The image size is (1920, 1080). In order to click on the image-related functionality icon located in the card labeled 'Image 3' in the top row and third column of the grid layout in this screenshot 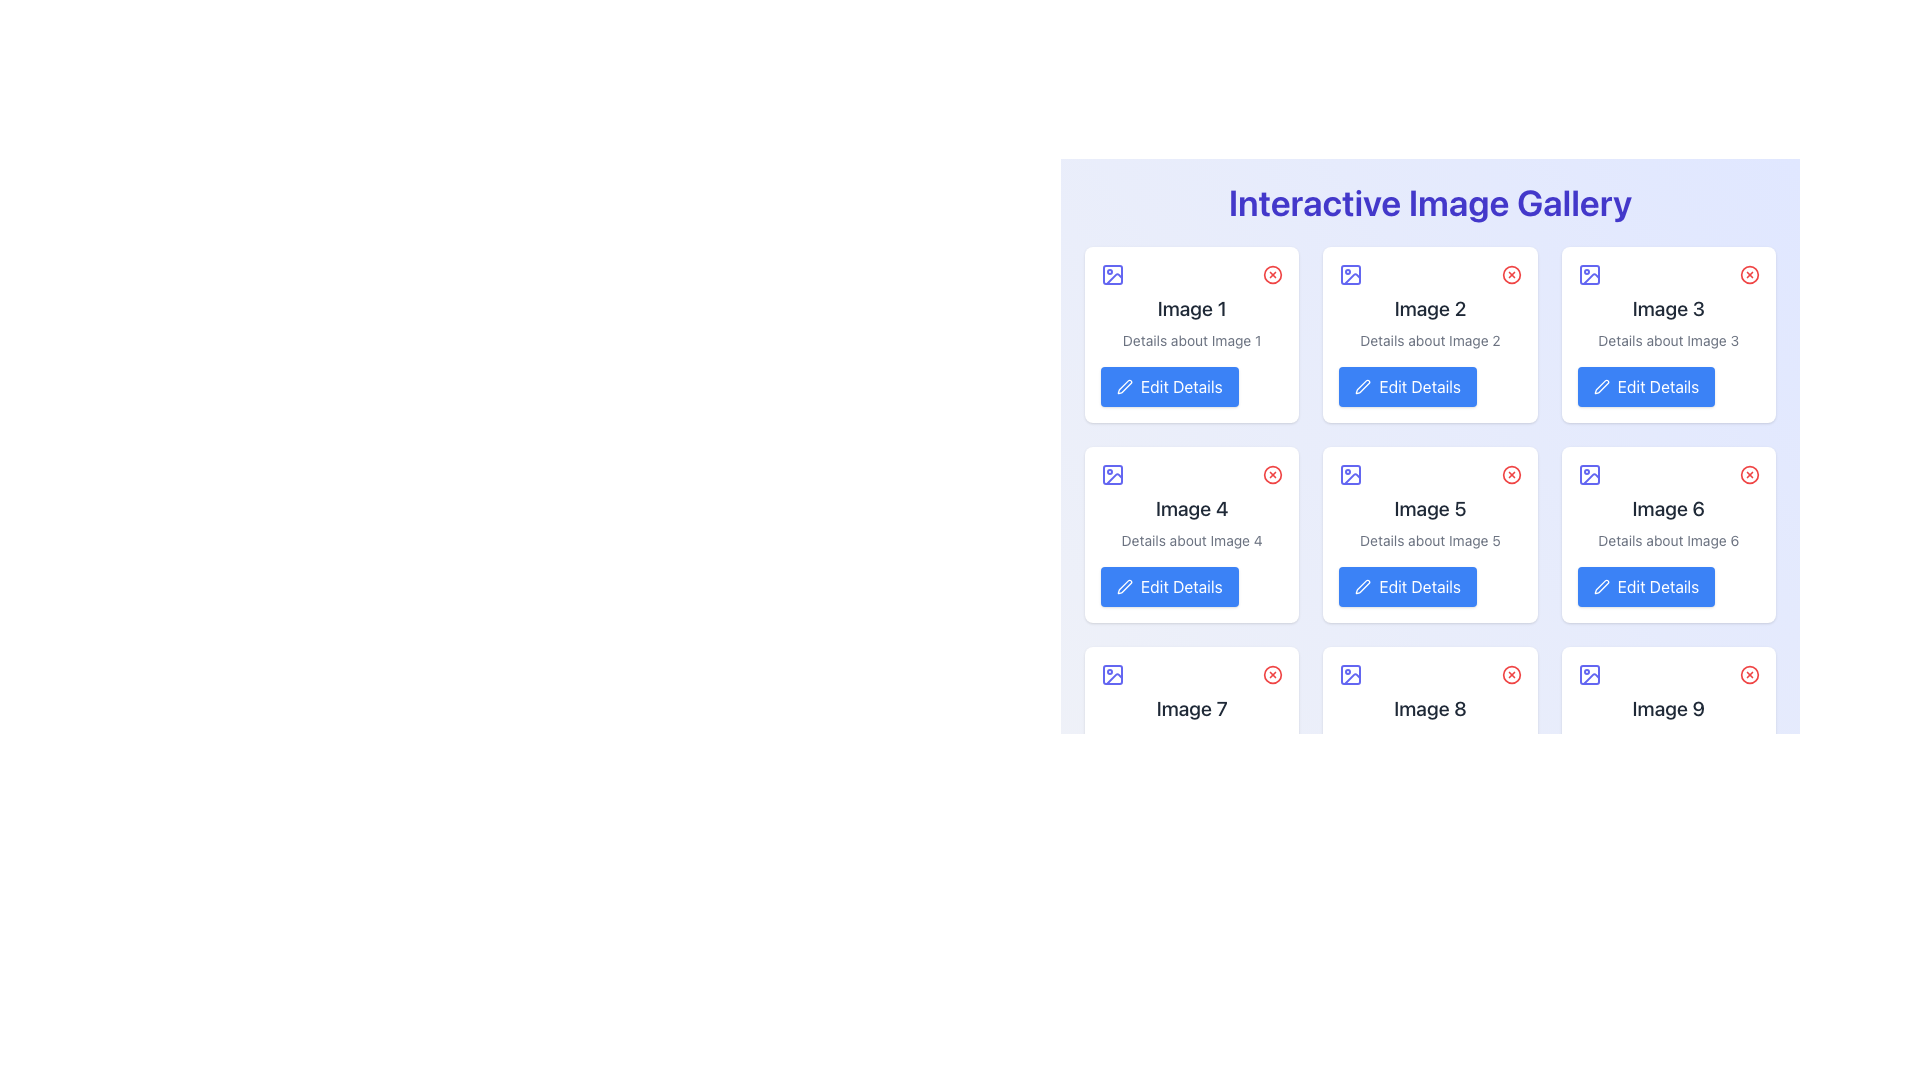, I will do `click(1588, 274)`.